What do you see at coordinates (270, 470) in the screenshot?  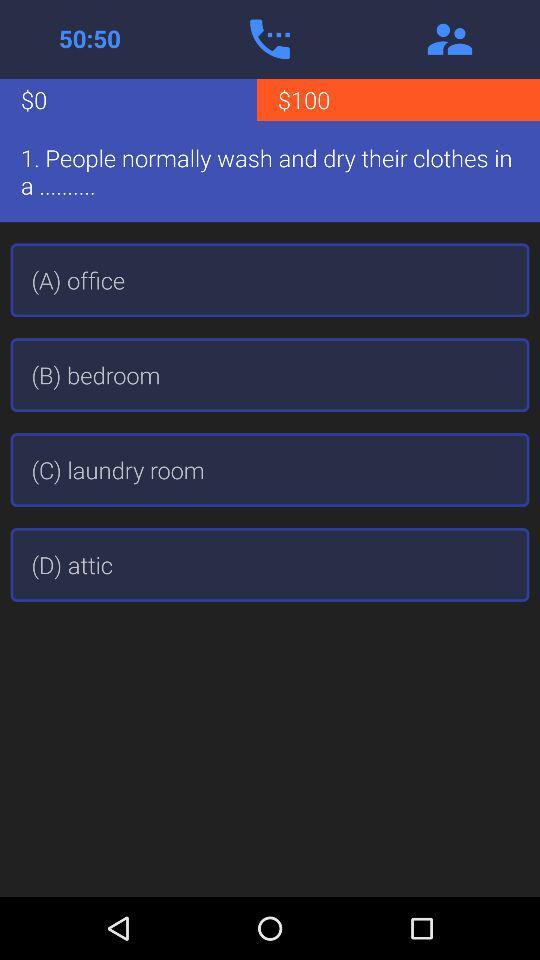 I see `the item below (b) bedroom app` at bounding box center [270, 470].